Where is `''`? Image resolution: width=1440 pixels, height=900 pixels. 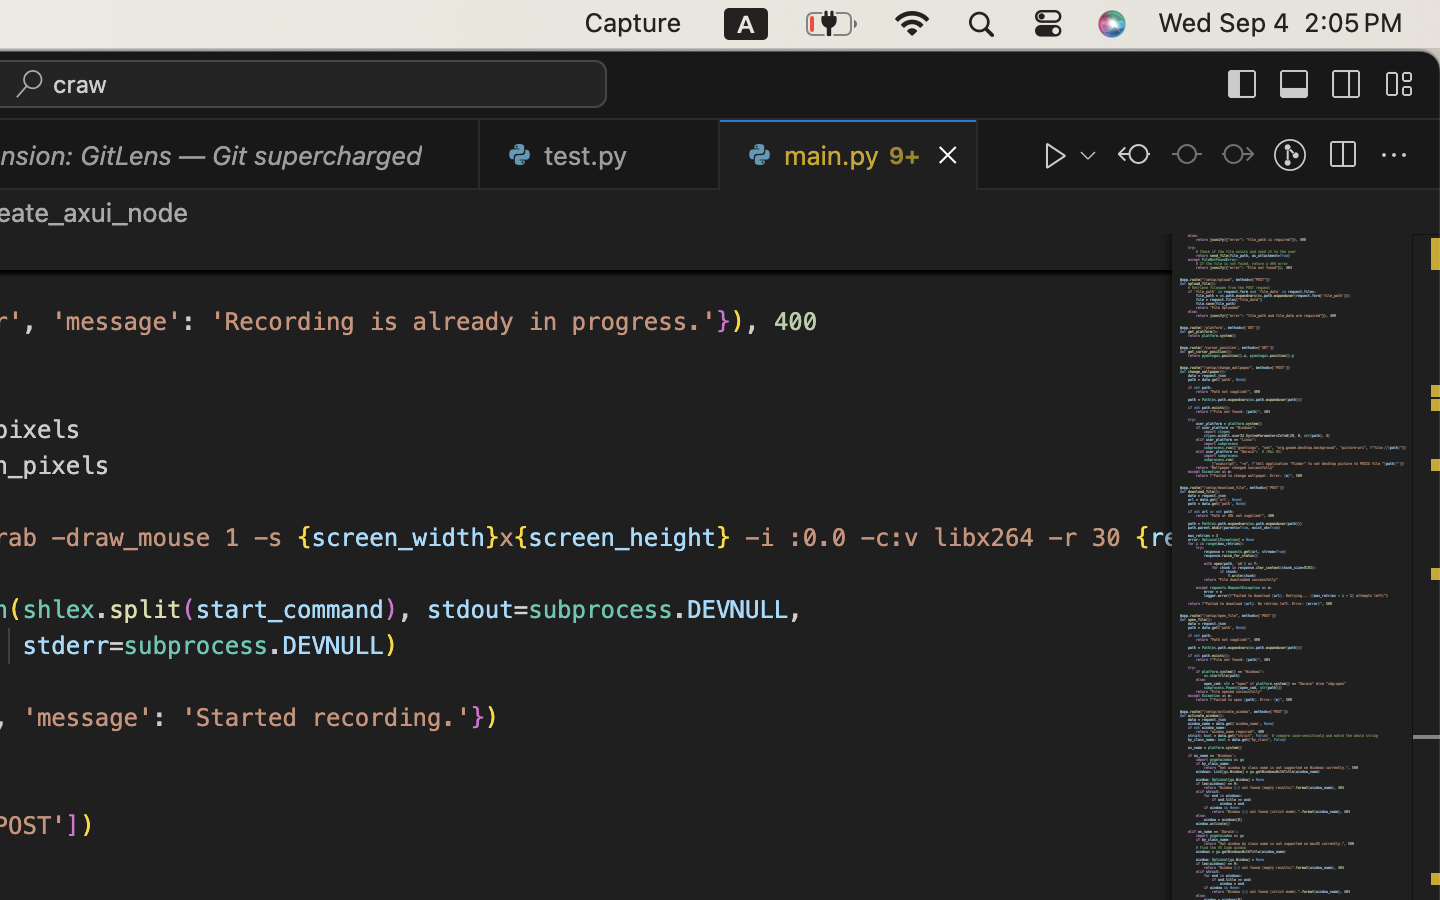 '' is located at coordinates (1133, 155).